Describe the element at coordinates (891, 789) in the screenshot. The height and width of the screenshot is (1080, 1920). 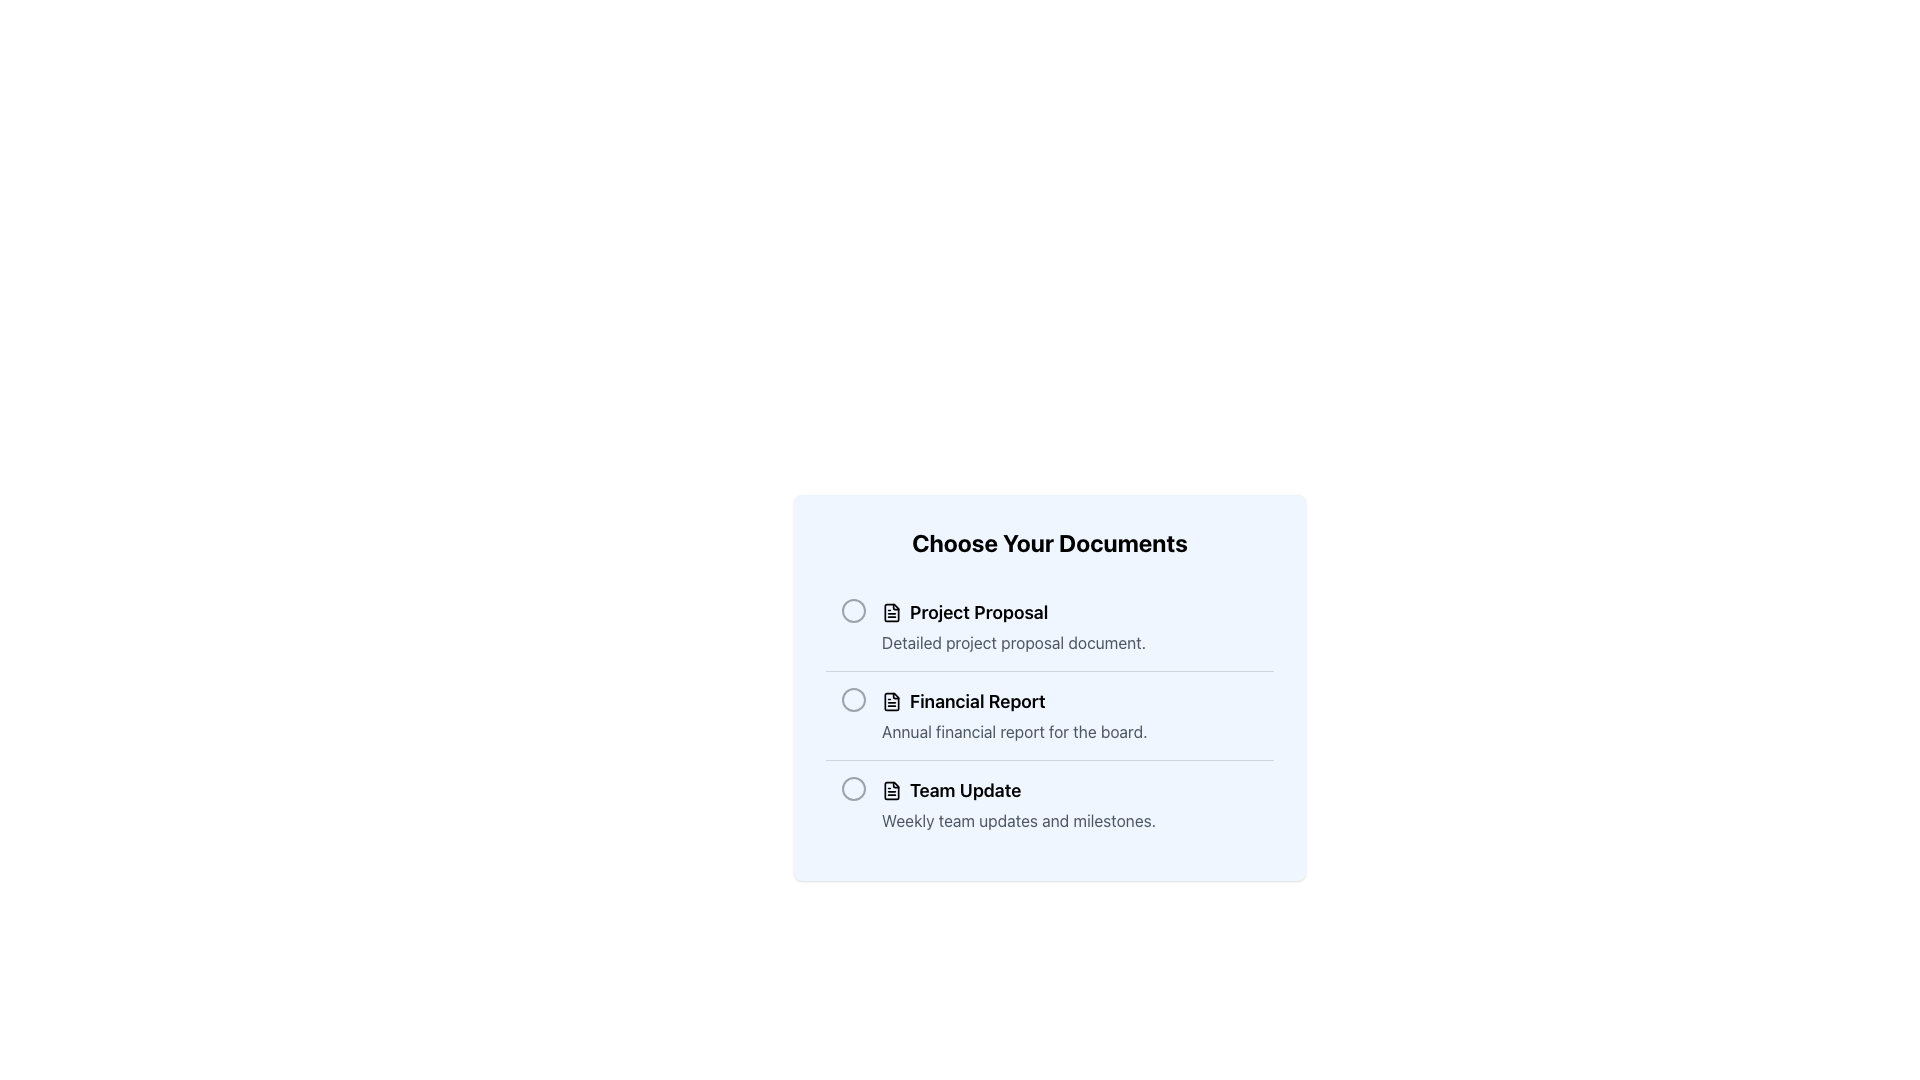
I see `the 'Team Update' icon, which visually represents the option as a document and is positioned to the left of the 'Team Update' text in the bottom row of the 'Choose Your Documents' list` at that location.